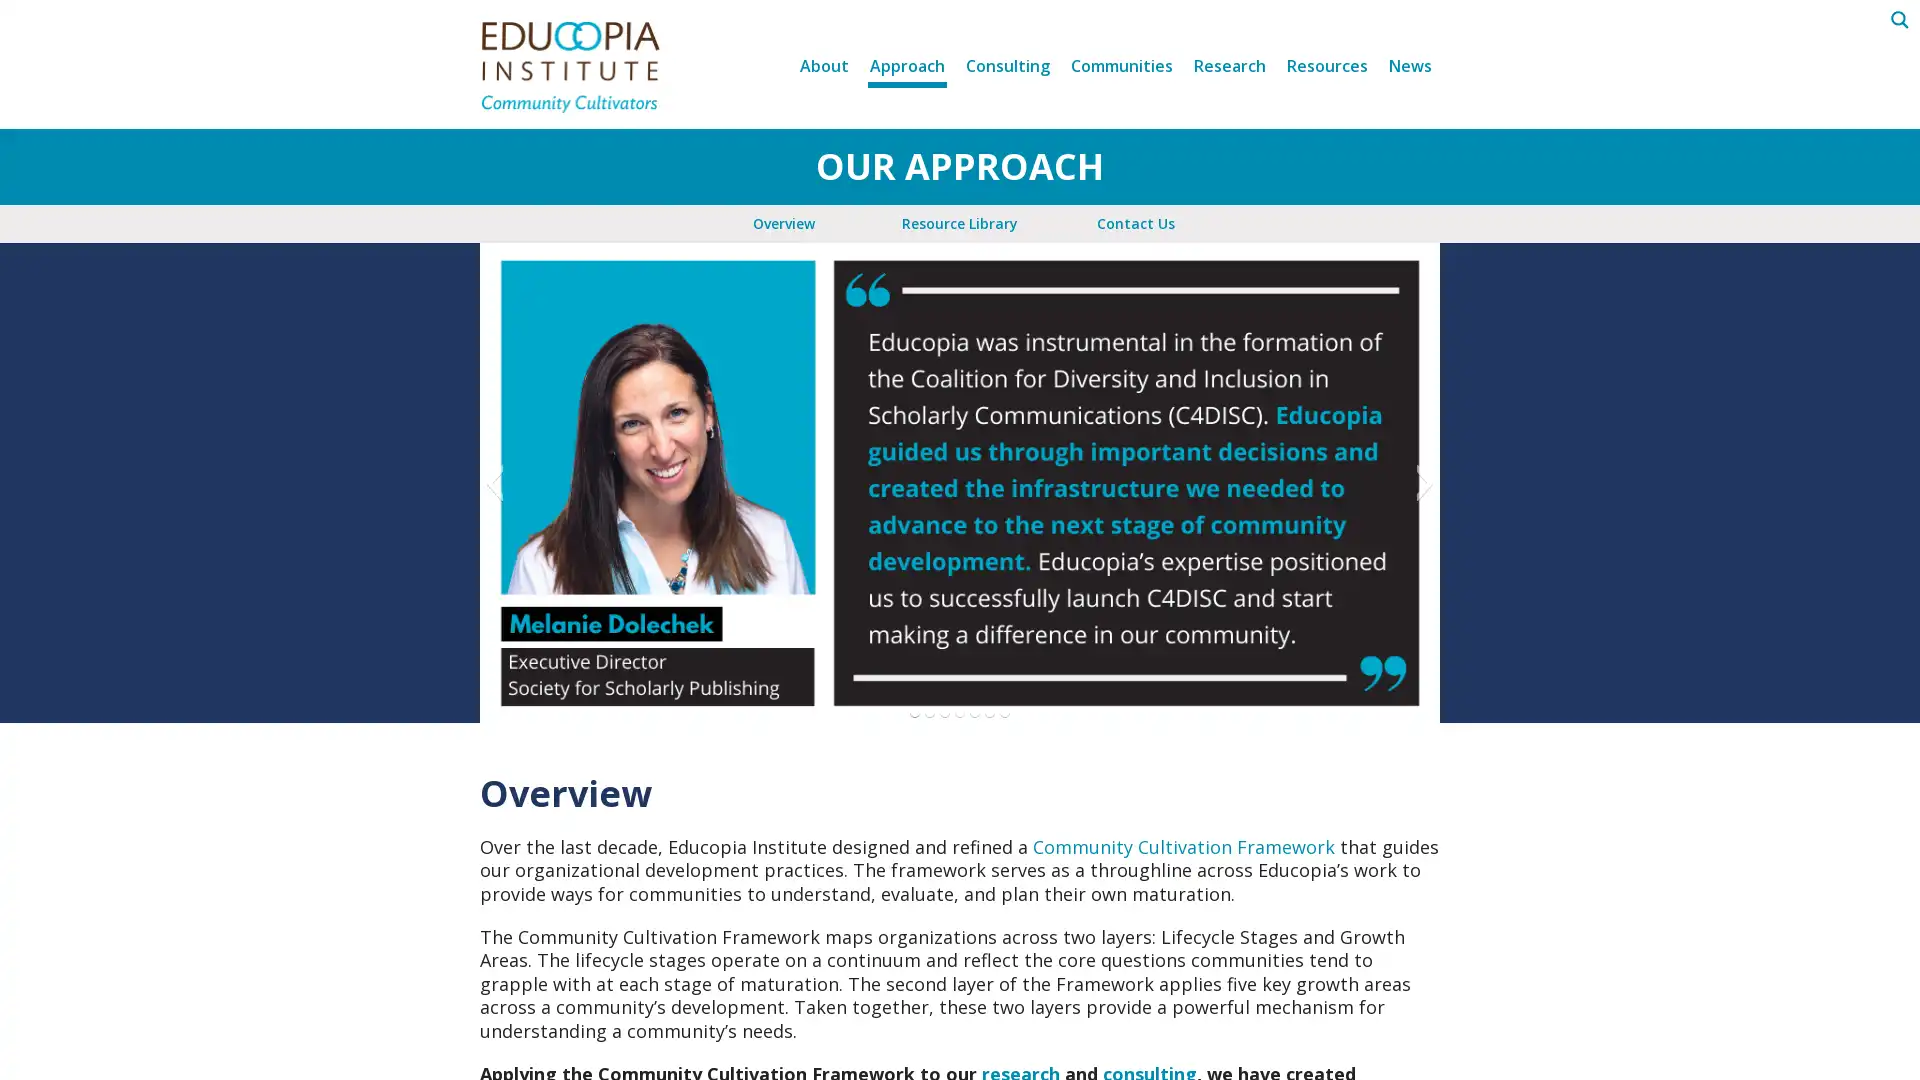  Describe the element at coordinates (989, 711) in the screenshot. I see `Go to slide 6` at that location.